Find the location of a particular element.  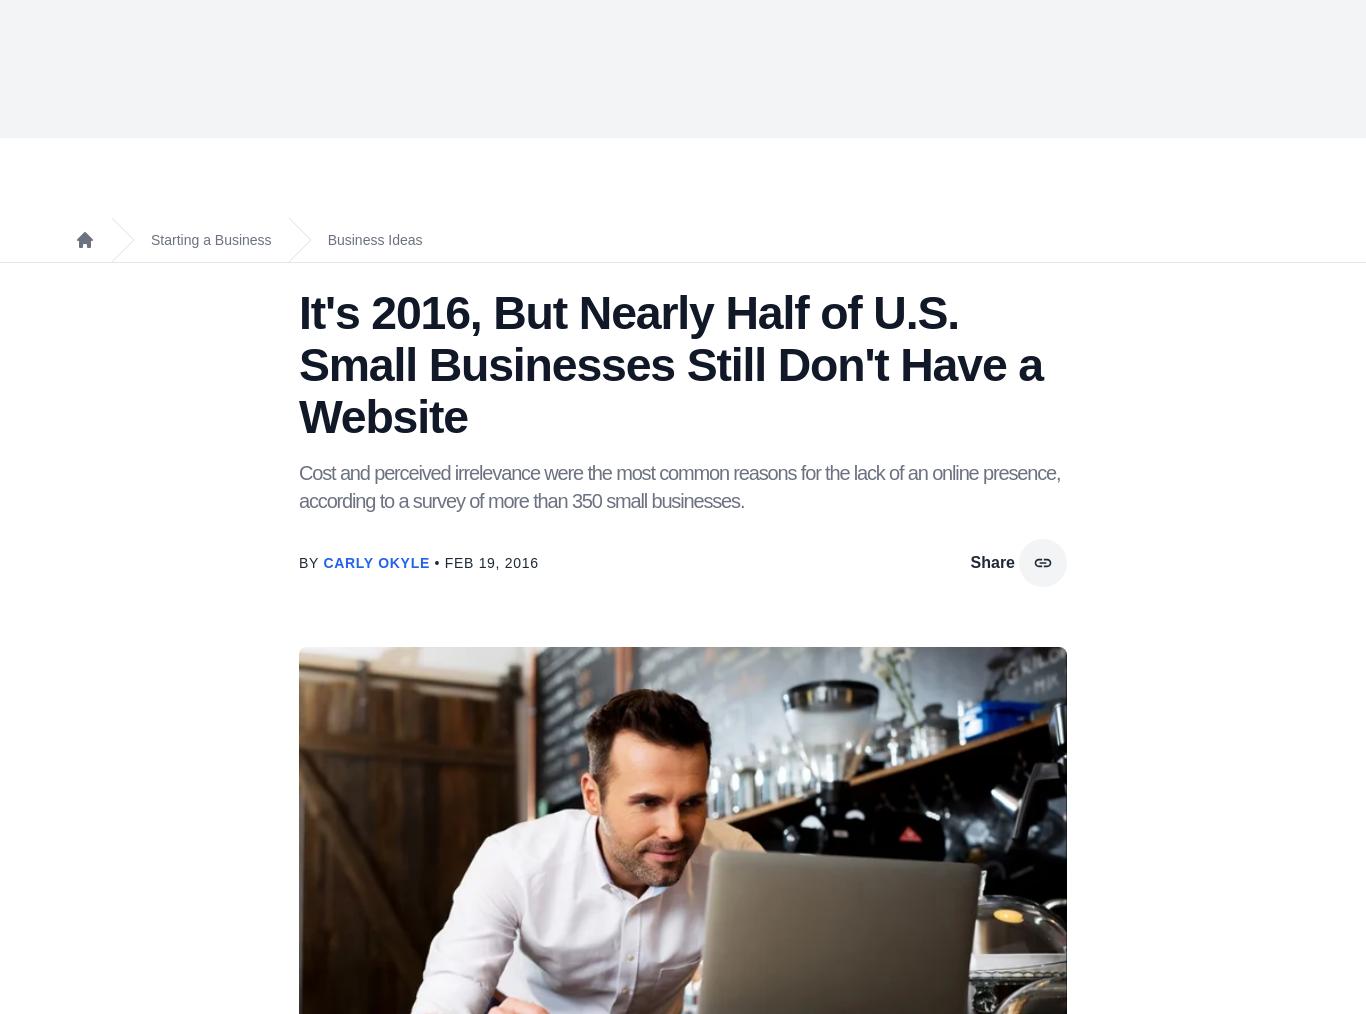

'By        Jonathan Small' is located at coordinates (423, 780).